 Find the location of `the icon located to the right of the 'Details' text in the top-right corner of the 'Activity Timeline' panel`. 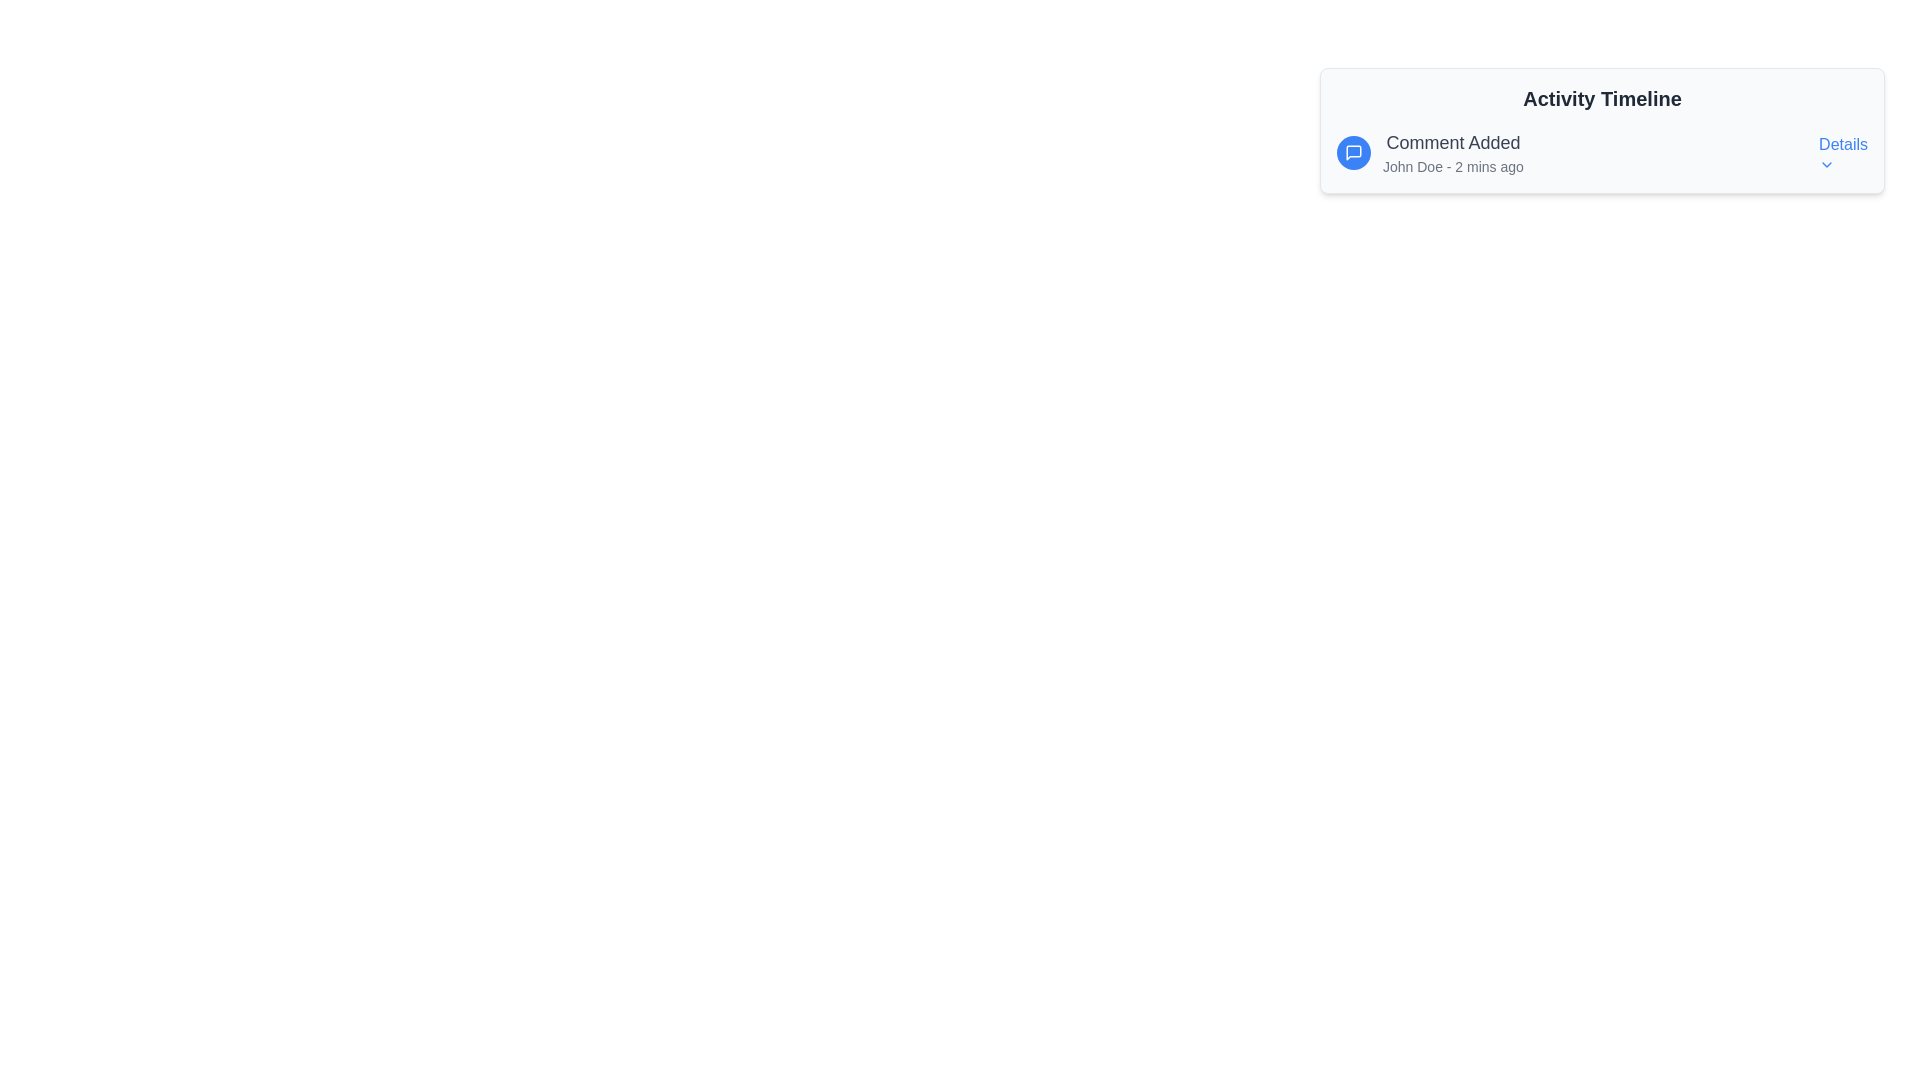

the icon located to the right of the 'Details' text in the top-right corner of the 'Activity Timeline' panel is located at coordinates (1827, 164).